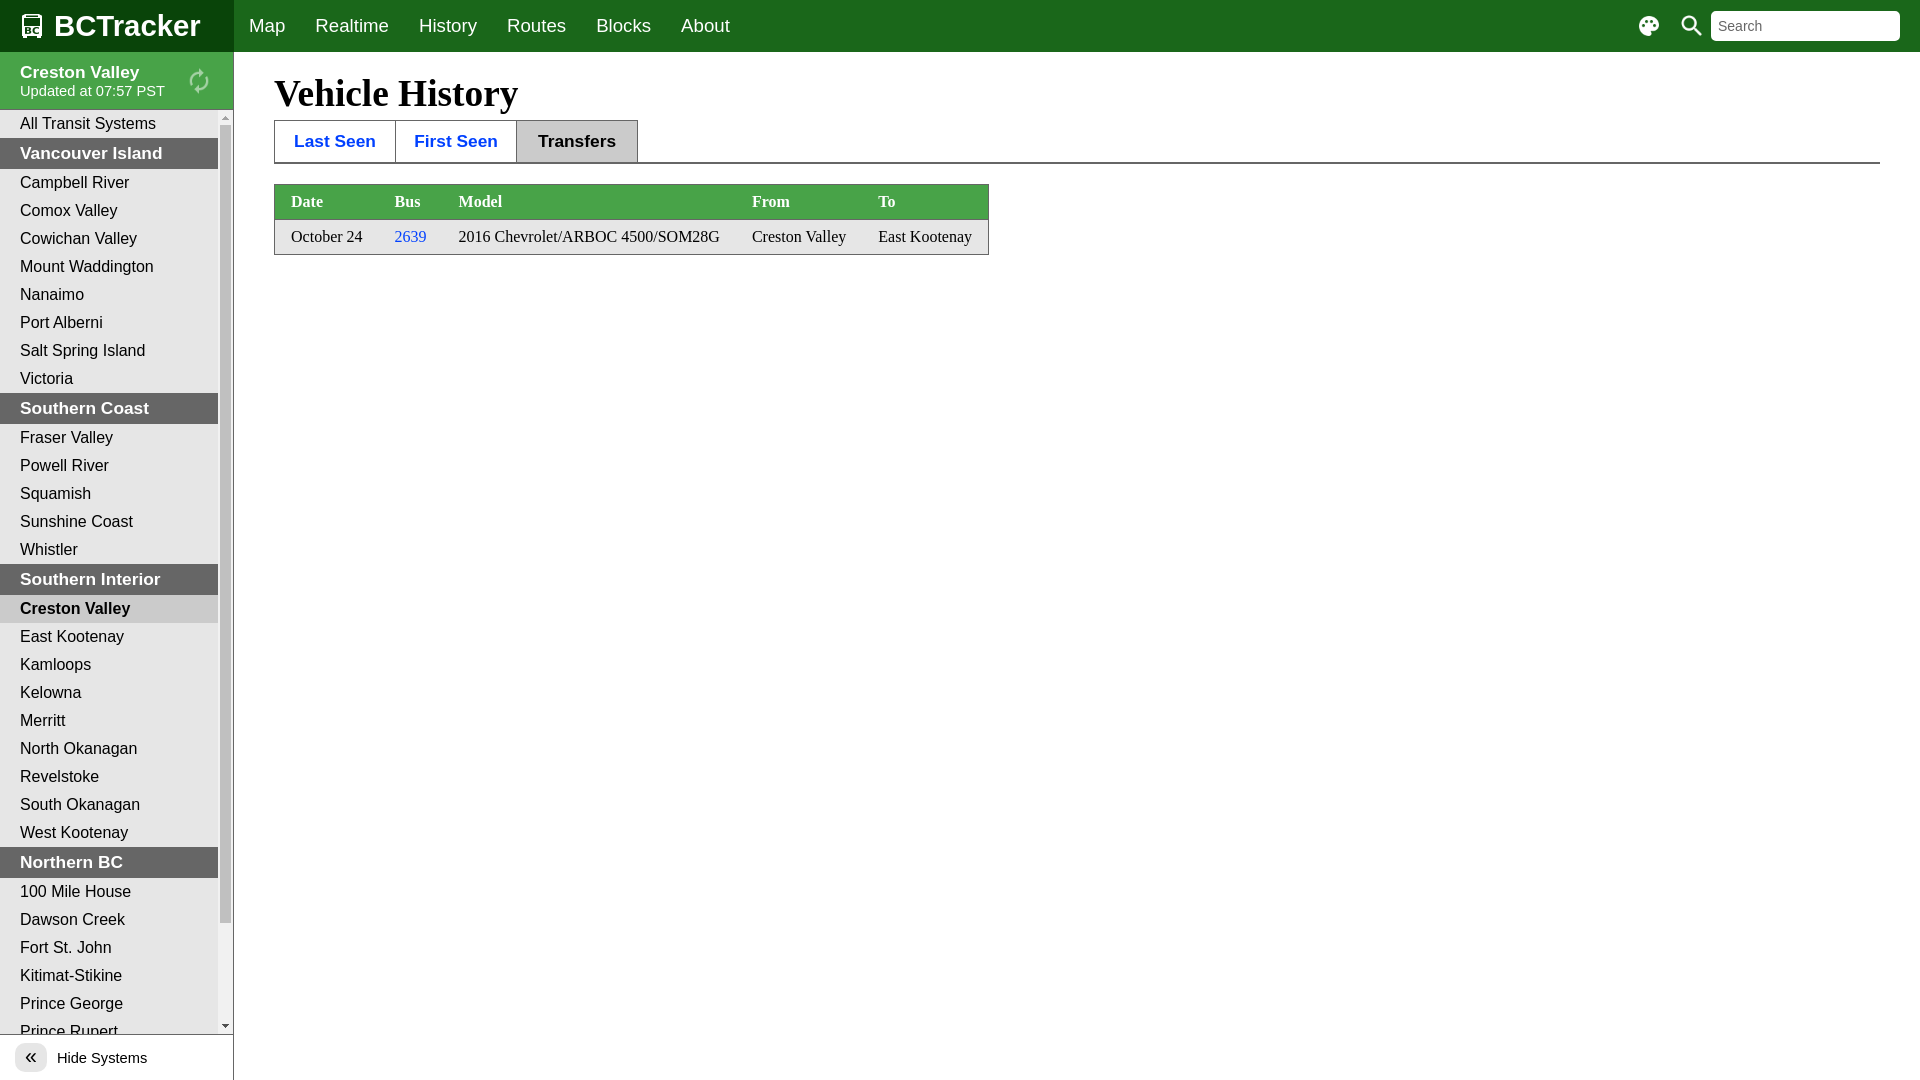 This screenshot has width=1920, height=1080. Describe the element at coordinates (0, 692) in the screenshot. I see `'Kelowna'` at that location.